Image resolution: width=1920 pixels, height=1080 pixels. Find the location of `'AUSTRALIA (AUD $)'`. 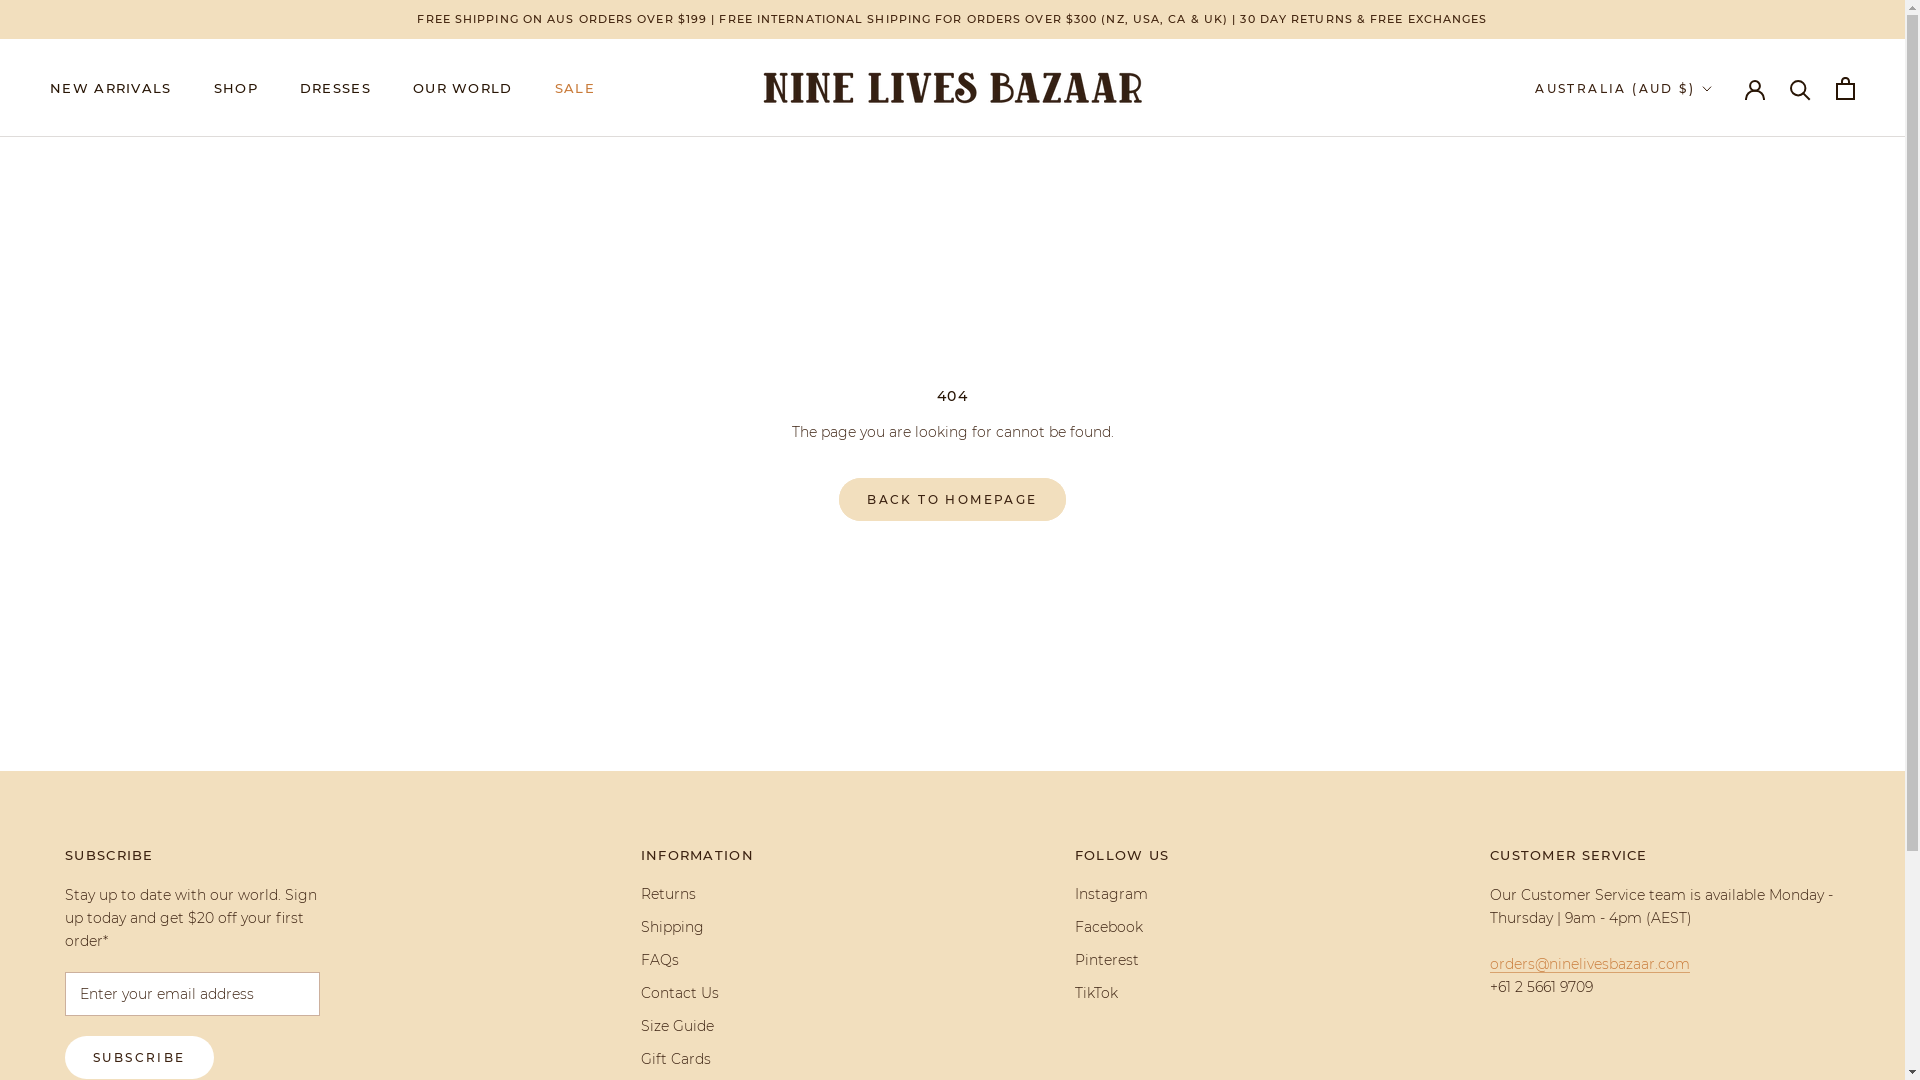

'AUSTRALIA (AUD $)' is located at coordinates (1534, 87).